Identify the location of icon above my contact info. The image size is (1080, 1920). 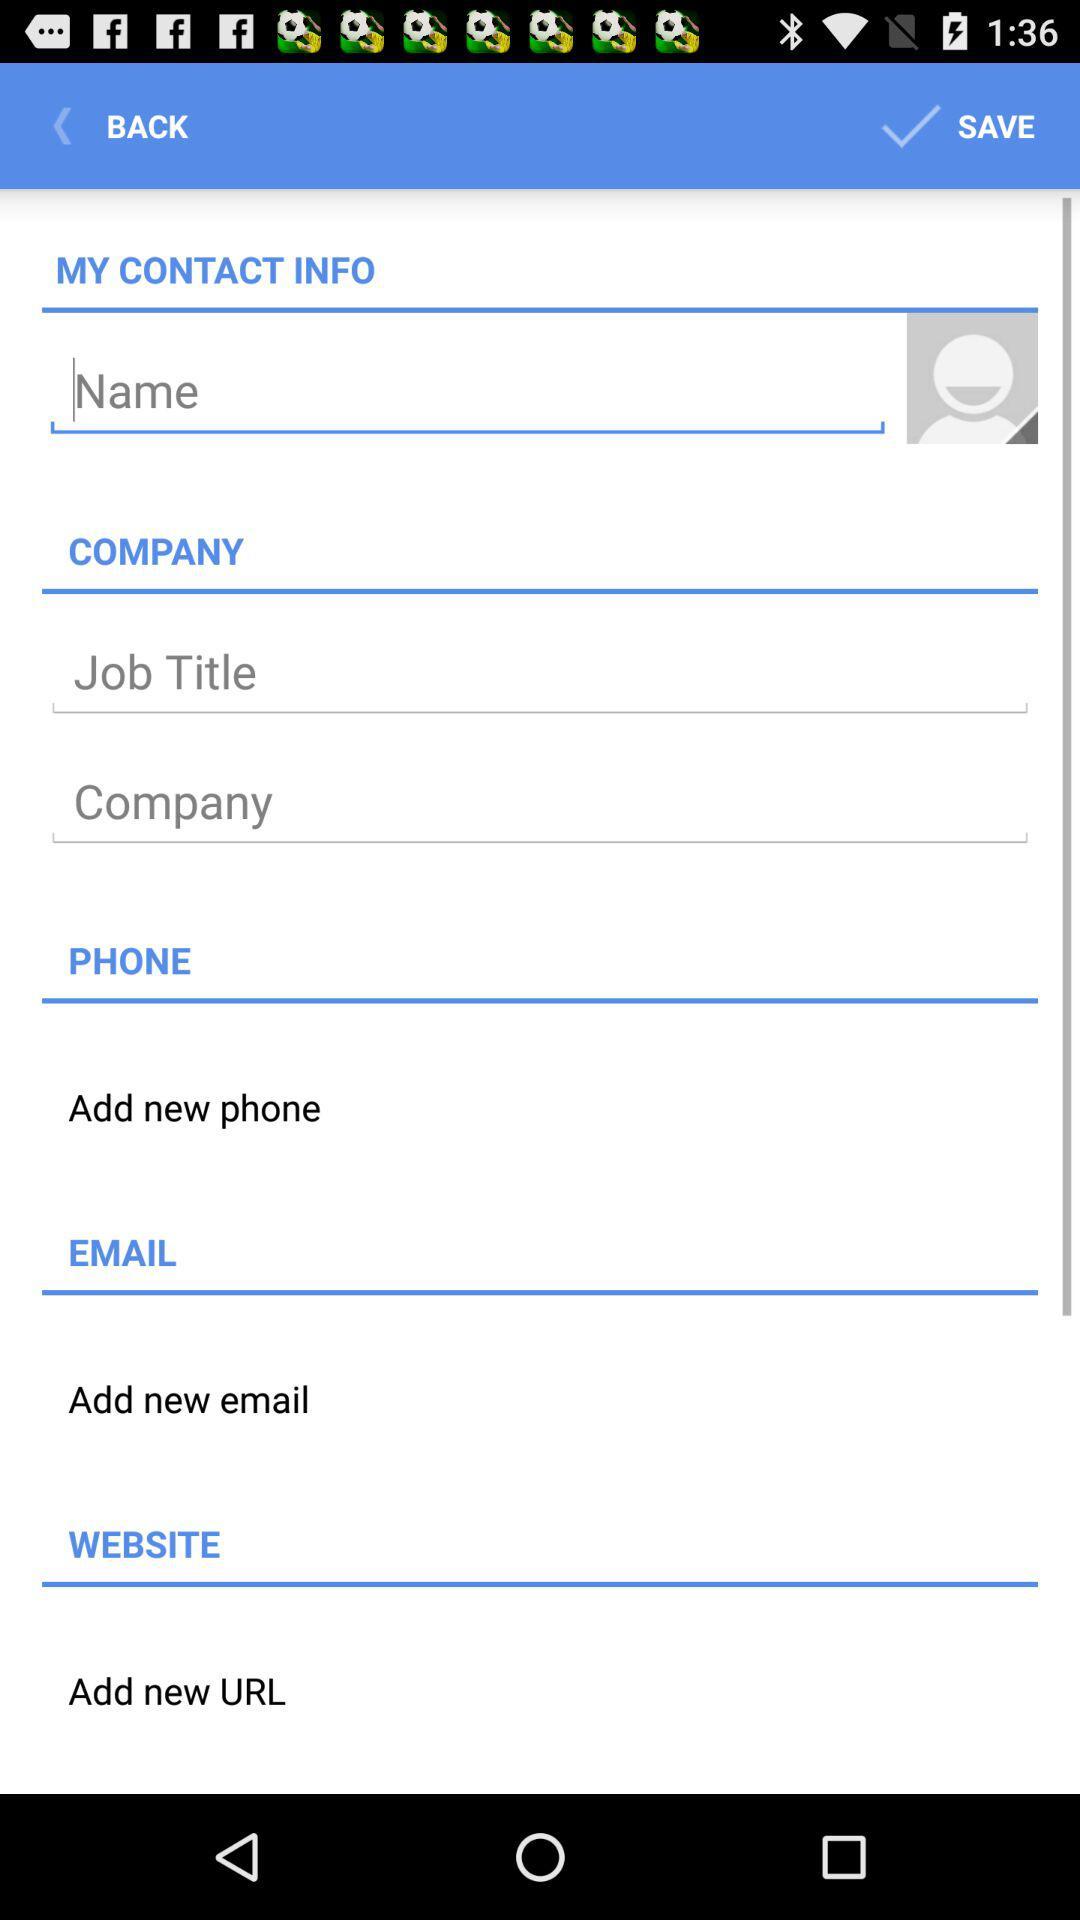
(952, 124).